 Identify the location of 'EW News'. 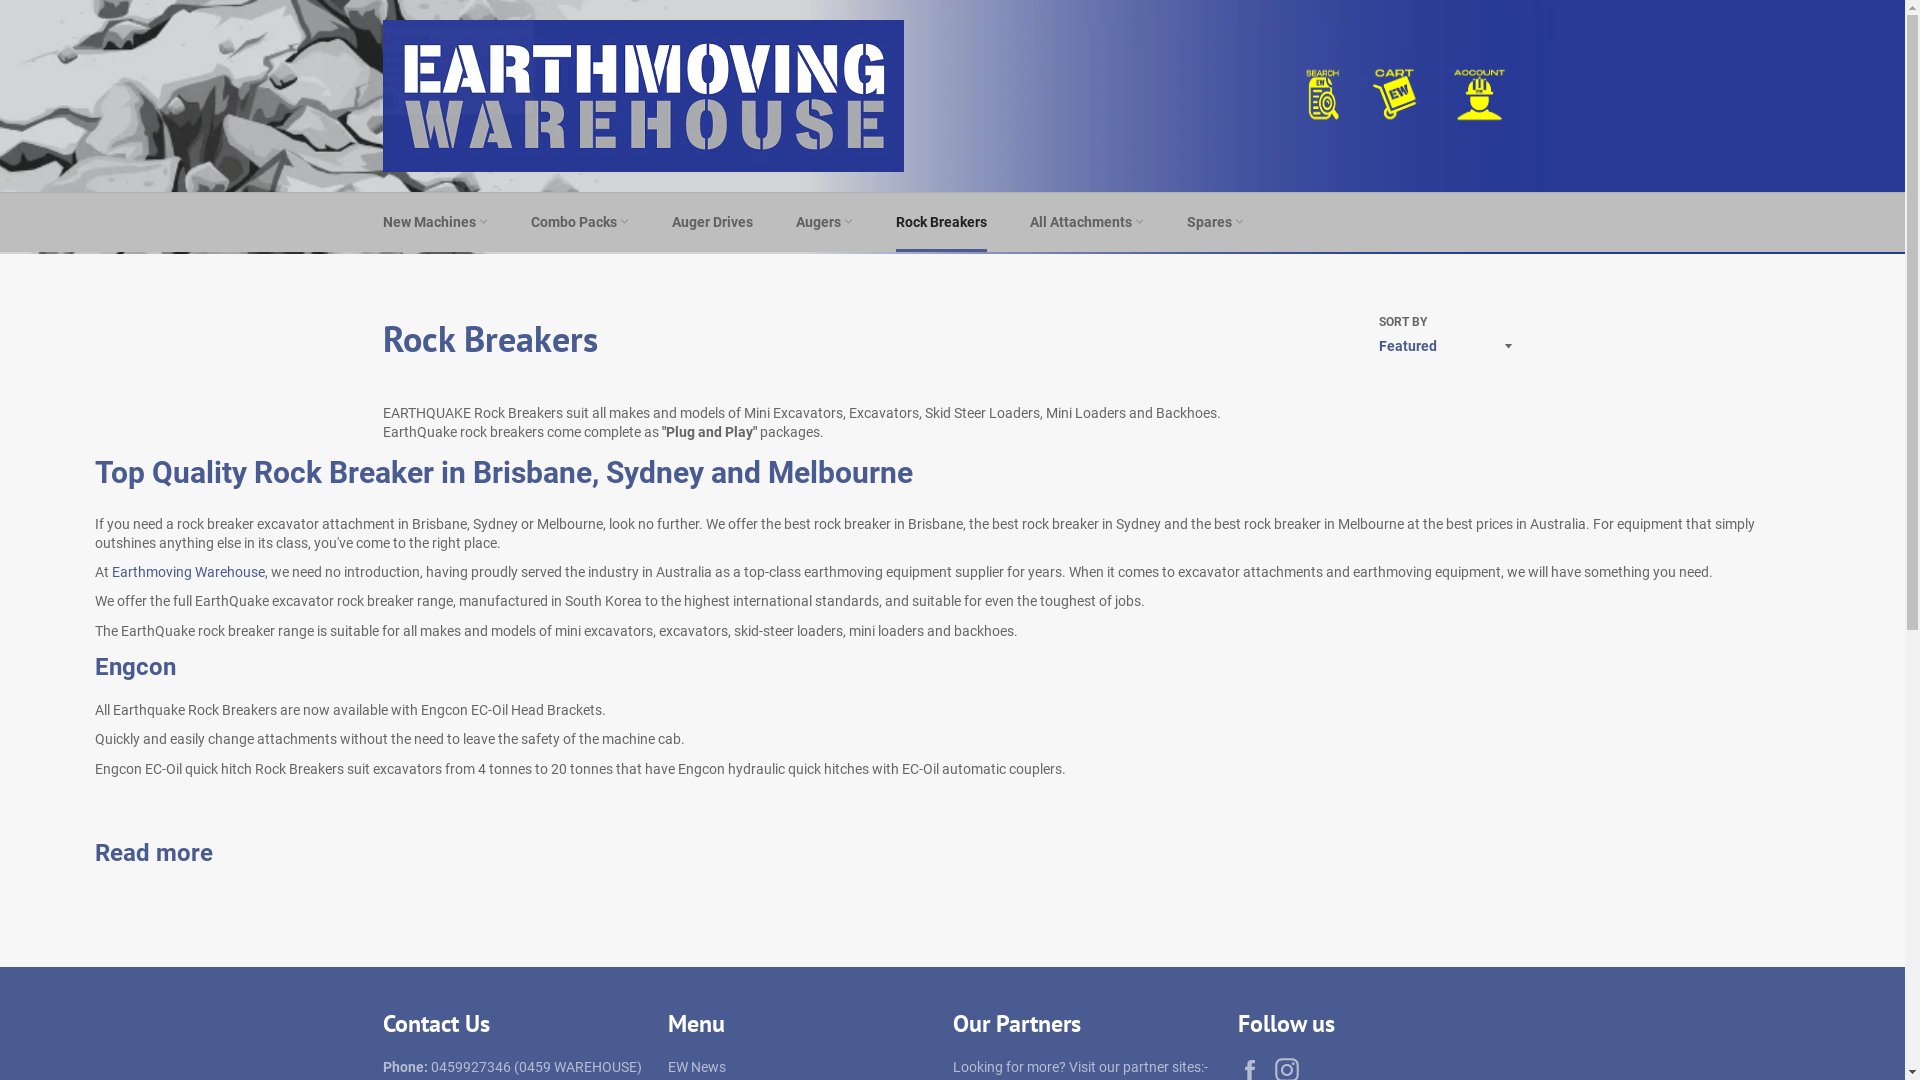
(696, 1066).